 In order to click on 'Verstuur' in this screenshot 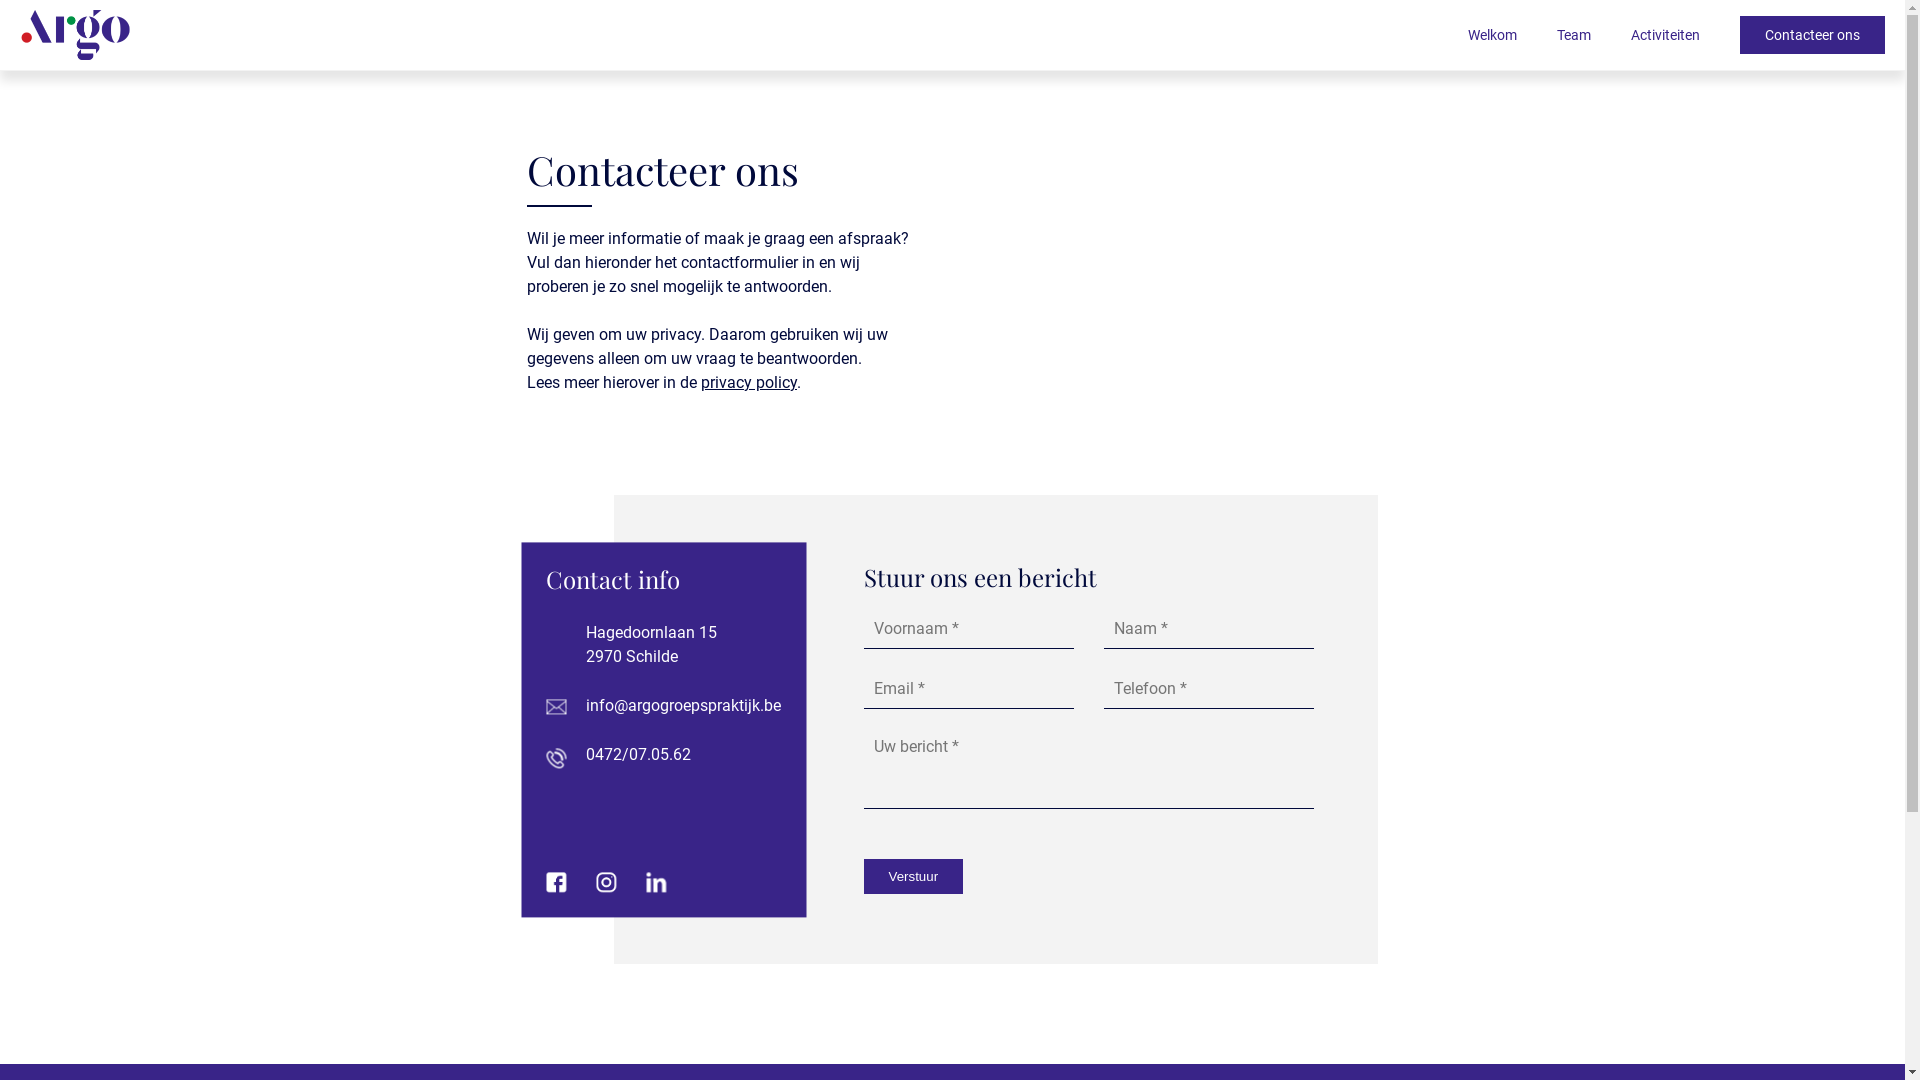, I will do `click(912, 875)`.